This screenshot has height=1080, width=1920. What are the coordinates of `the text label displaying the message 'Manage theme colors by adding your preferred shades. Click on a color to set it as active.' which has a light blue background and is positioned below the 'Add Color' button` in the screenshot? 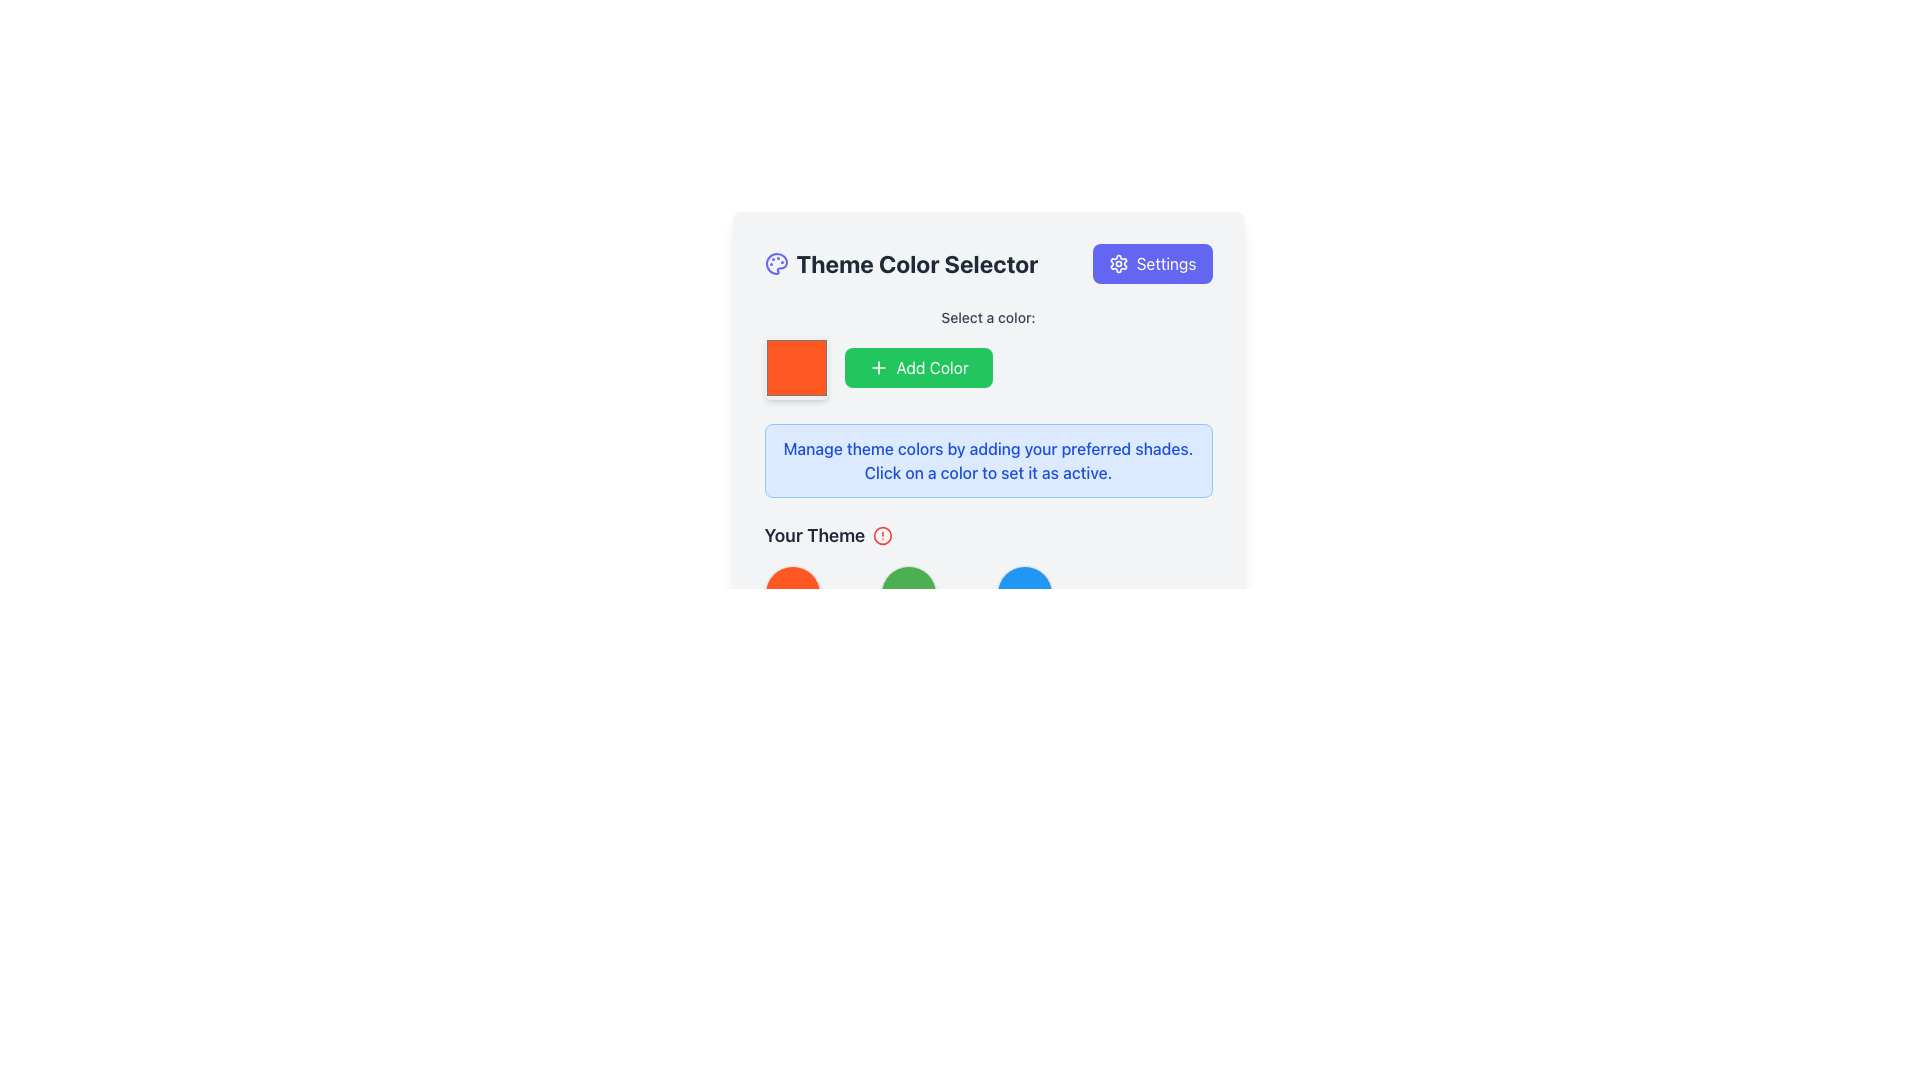 It's located at (988, 461).